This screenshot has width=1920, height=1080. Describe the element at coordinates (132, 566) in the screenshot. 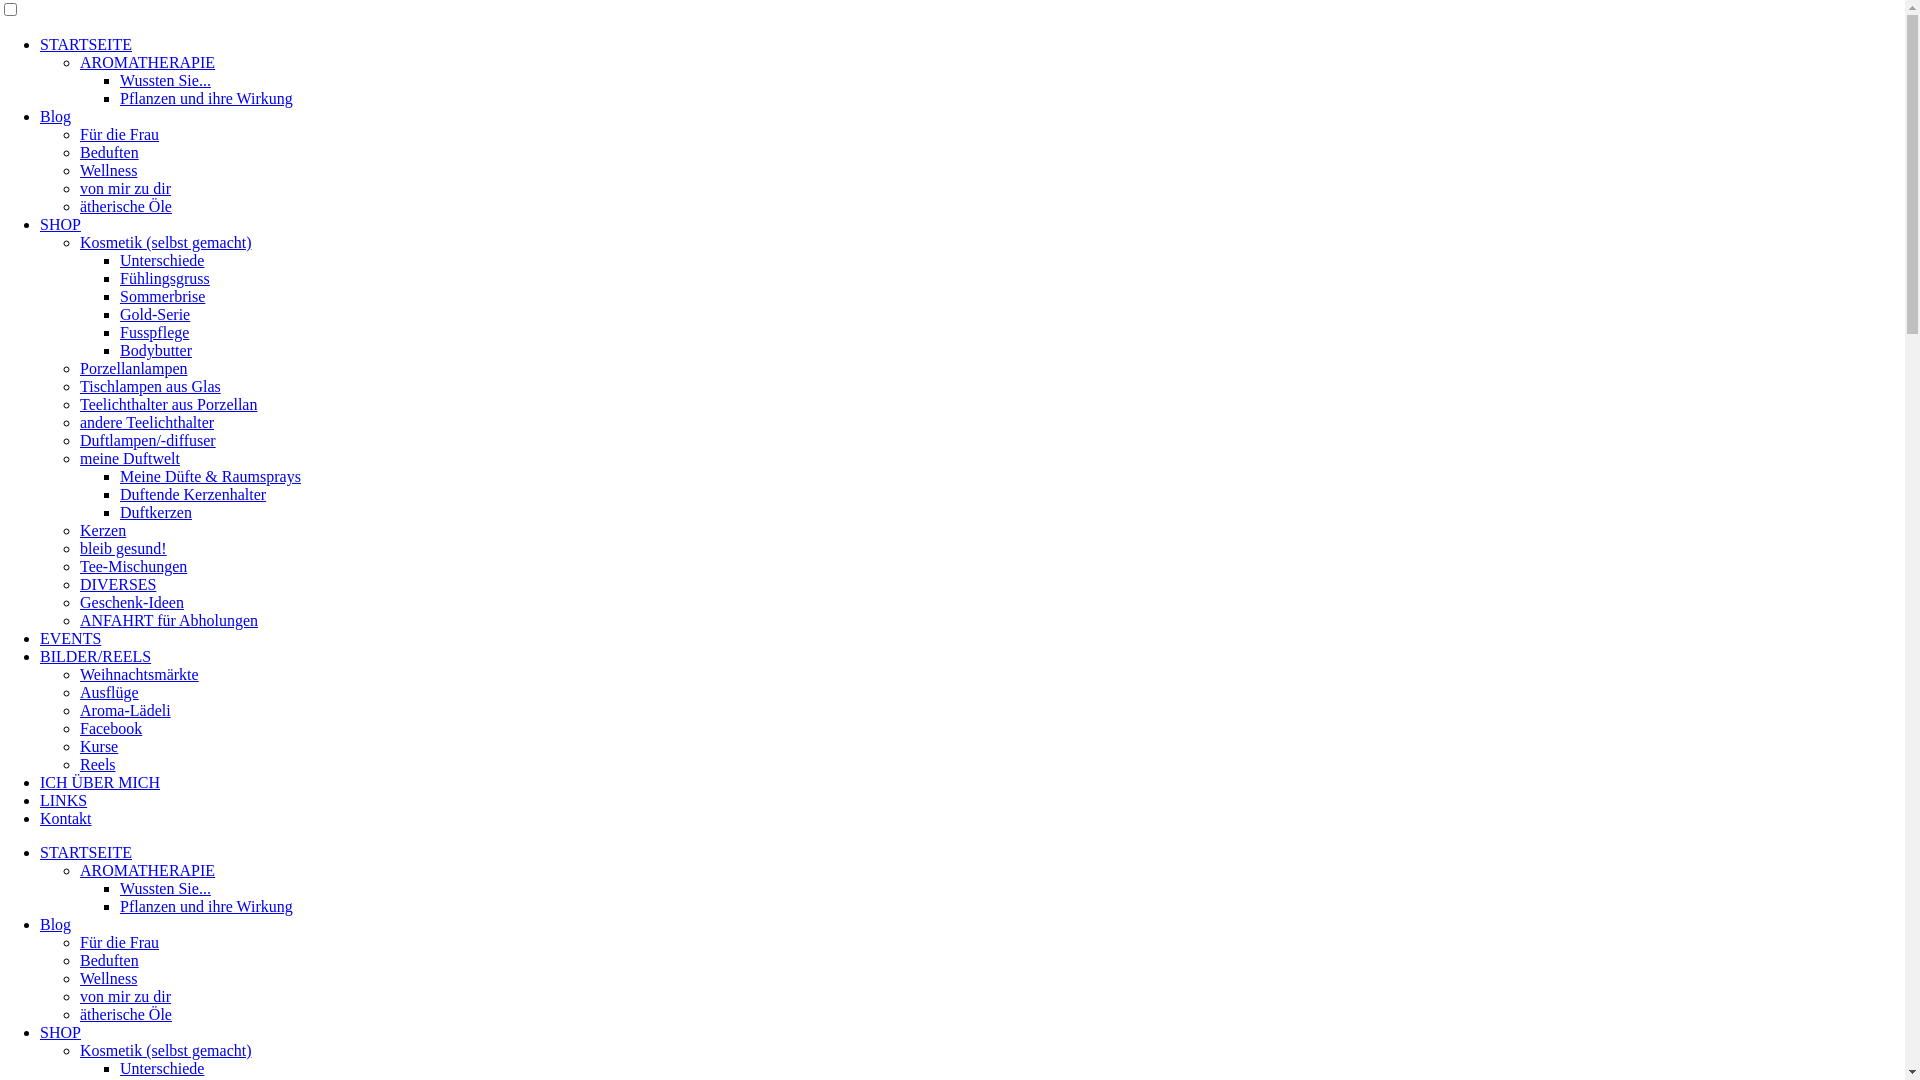

I see `'Tee-Mischungen'` at that location.